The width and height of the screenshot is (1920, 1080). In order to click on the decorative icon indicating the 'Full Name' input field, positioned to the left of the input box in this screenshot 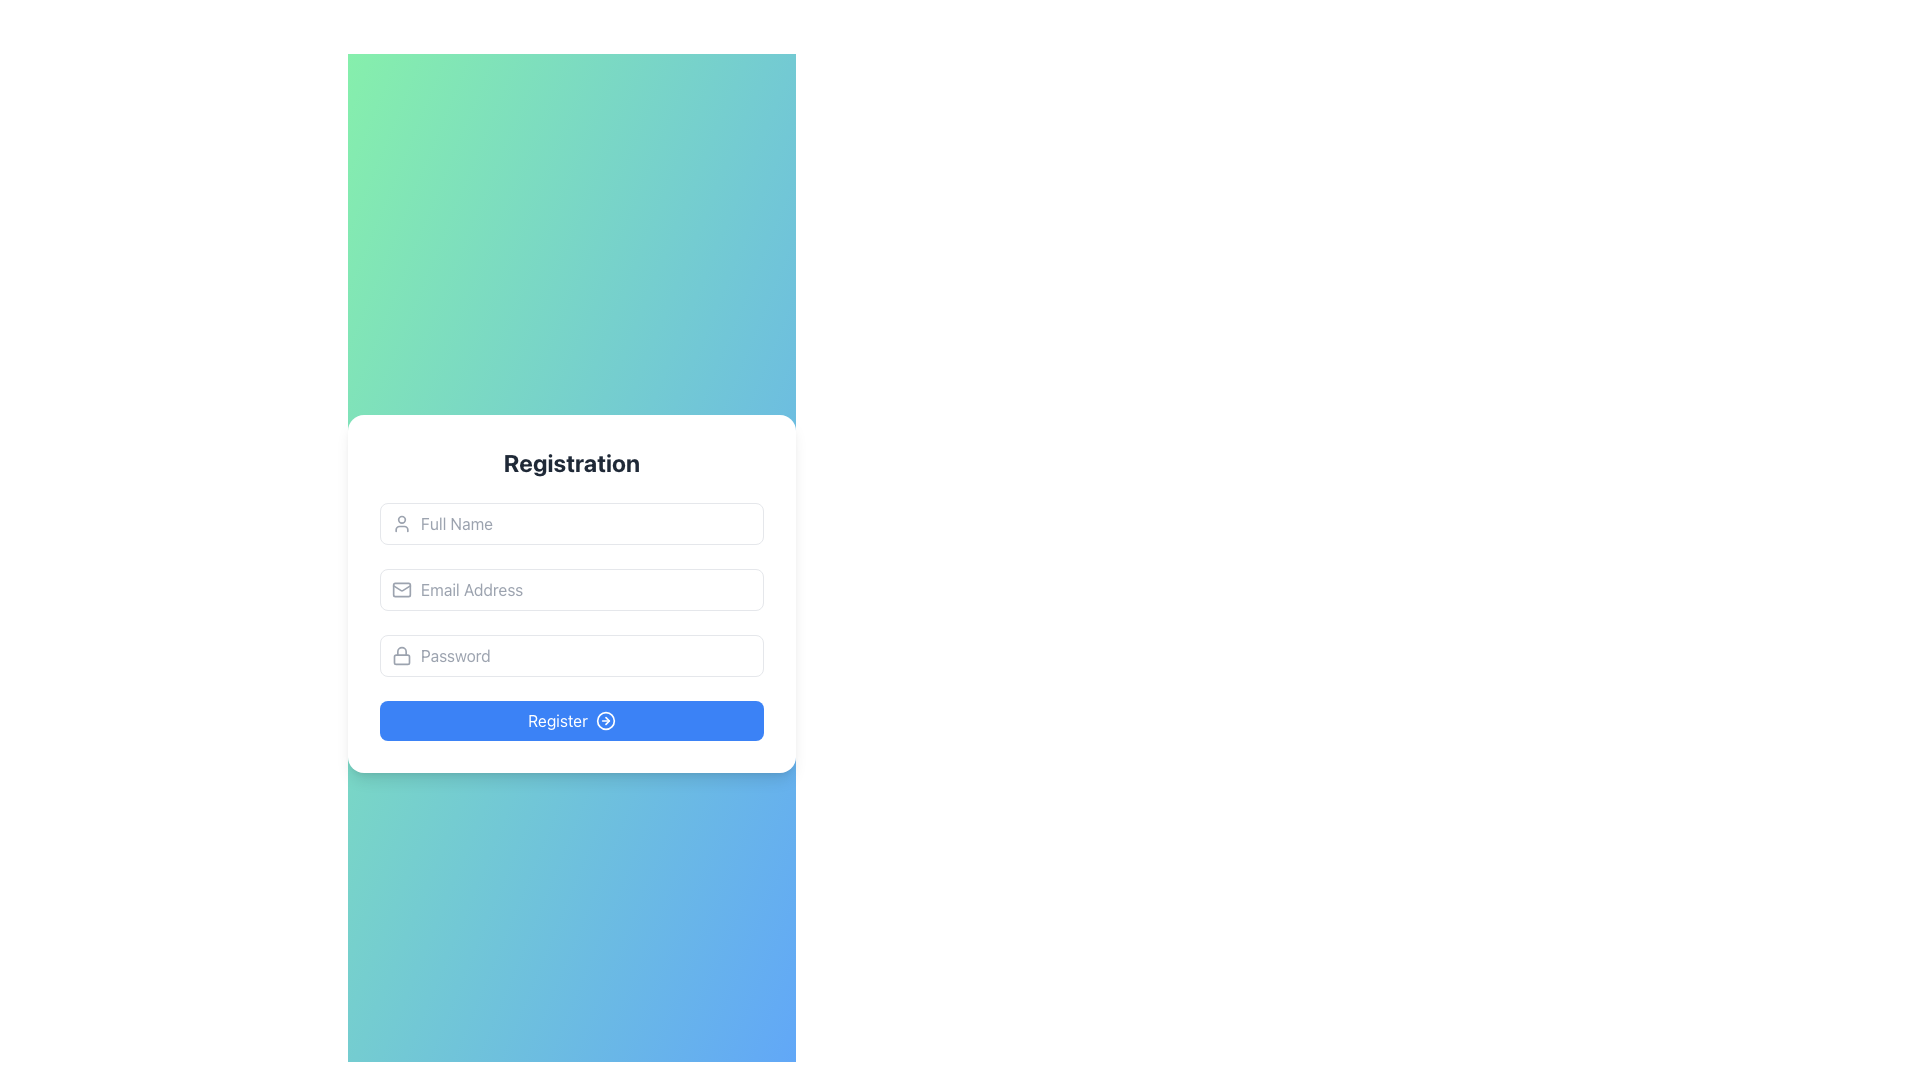, I will do `click(401, 523)`.